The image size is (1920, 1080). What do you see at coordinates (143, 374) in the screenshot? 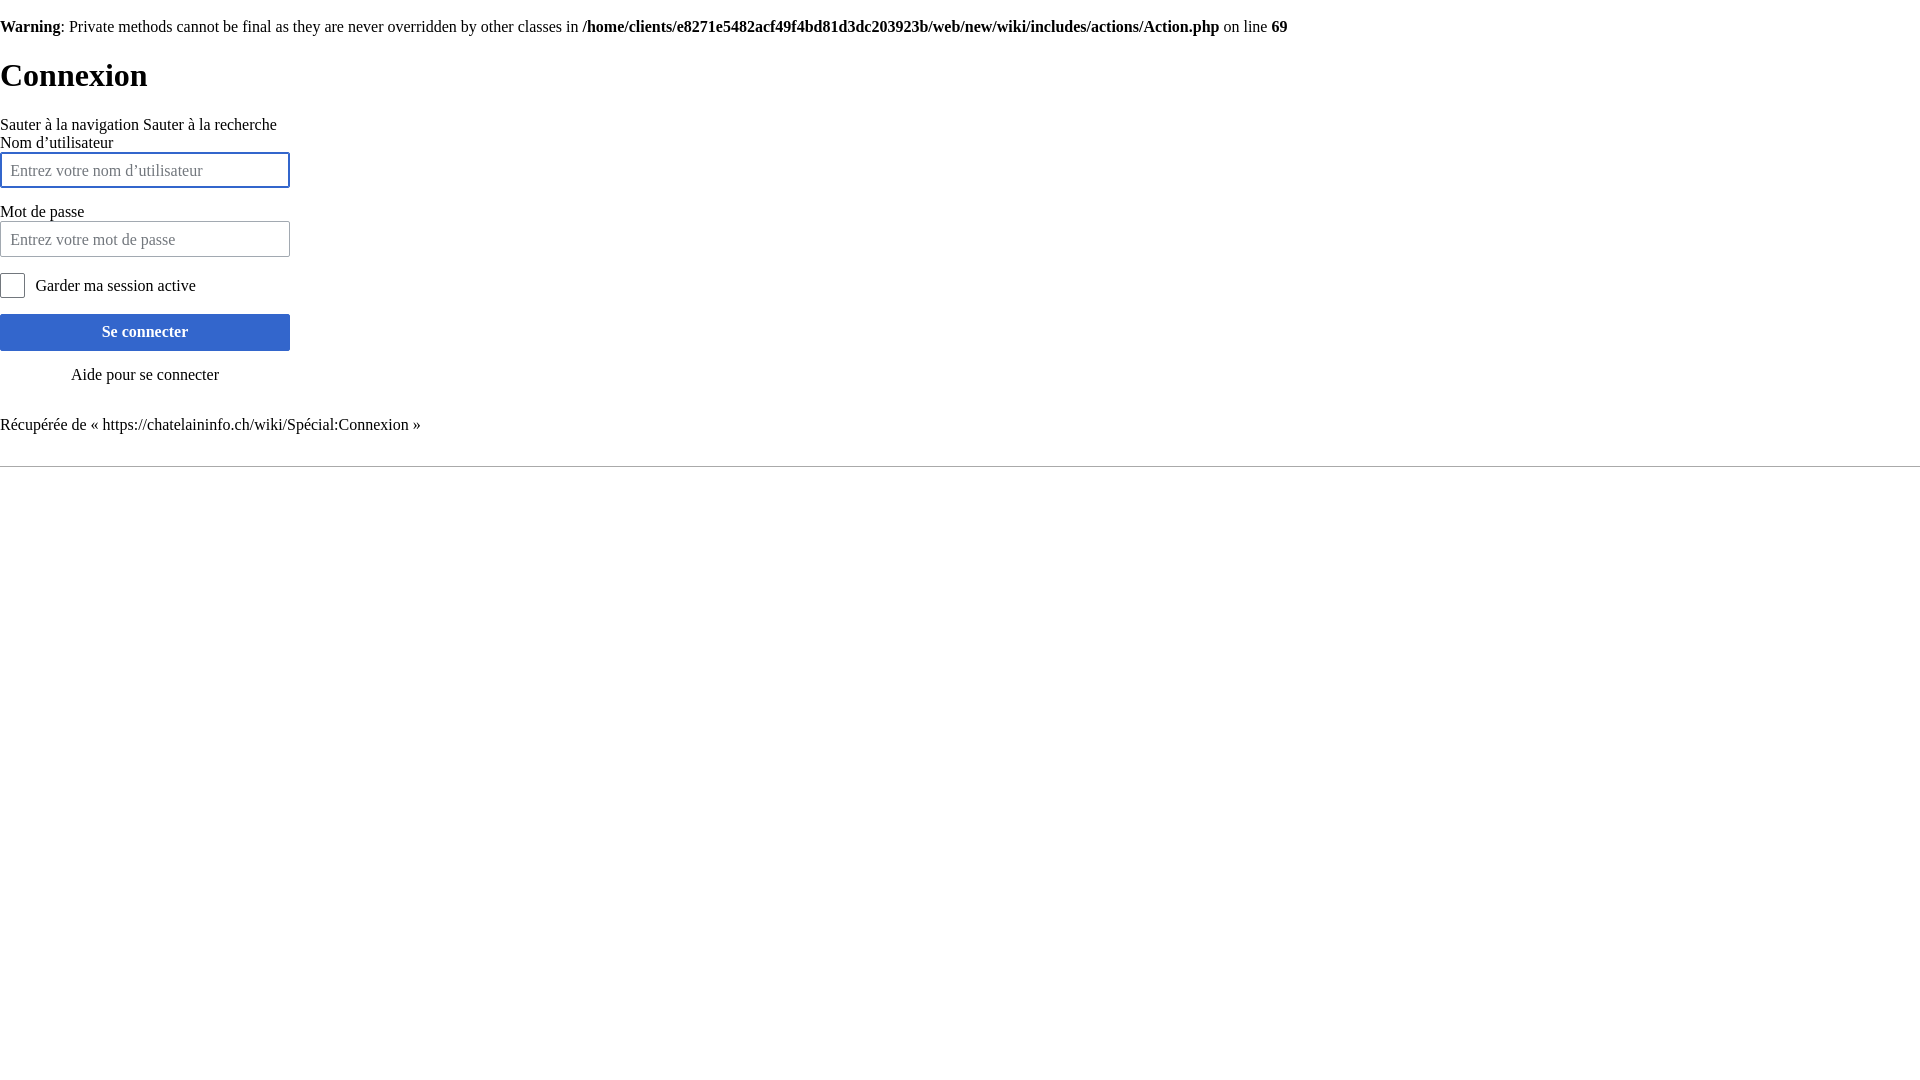
I see `'Aide pour se connecter'` at bounding box center [143, 374].